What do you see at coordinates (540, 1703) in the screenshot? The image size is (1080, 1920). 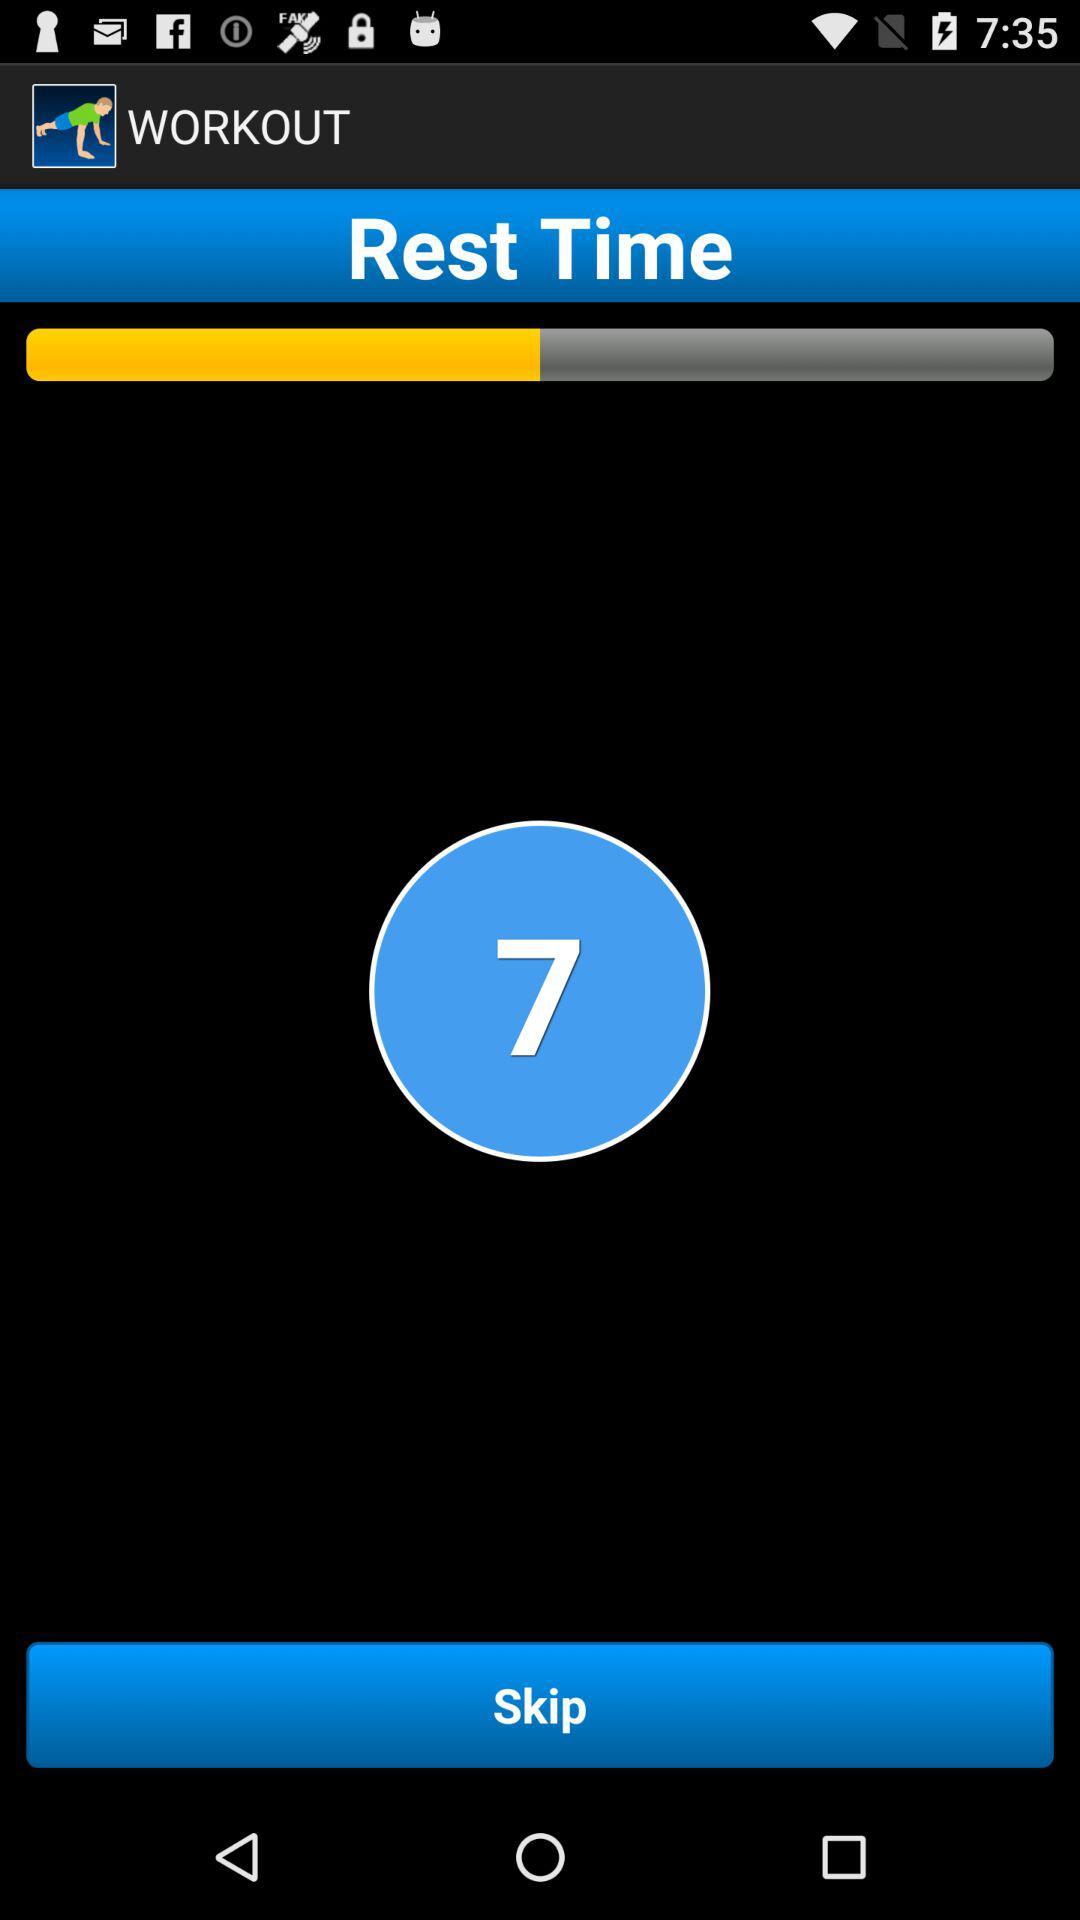 I see `the item below the 7 app` at bounding box center [540, 1703].